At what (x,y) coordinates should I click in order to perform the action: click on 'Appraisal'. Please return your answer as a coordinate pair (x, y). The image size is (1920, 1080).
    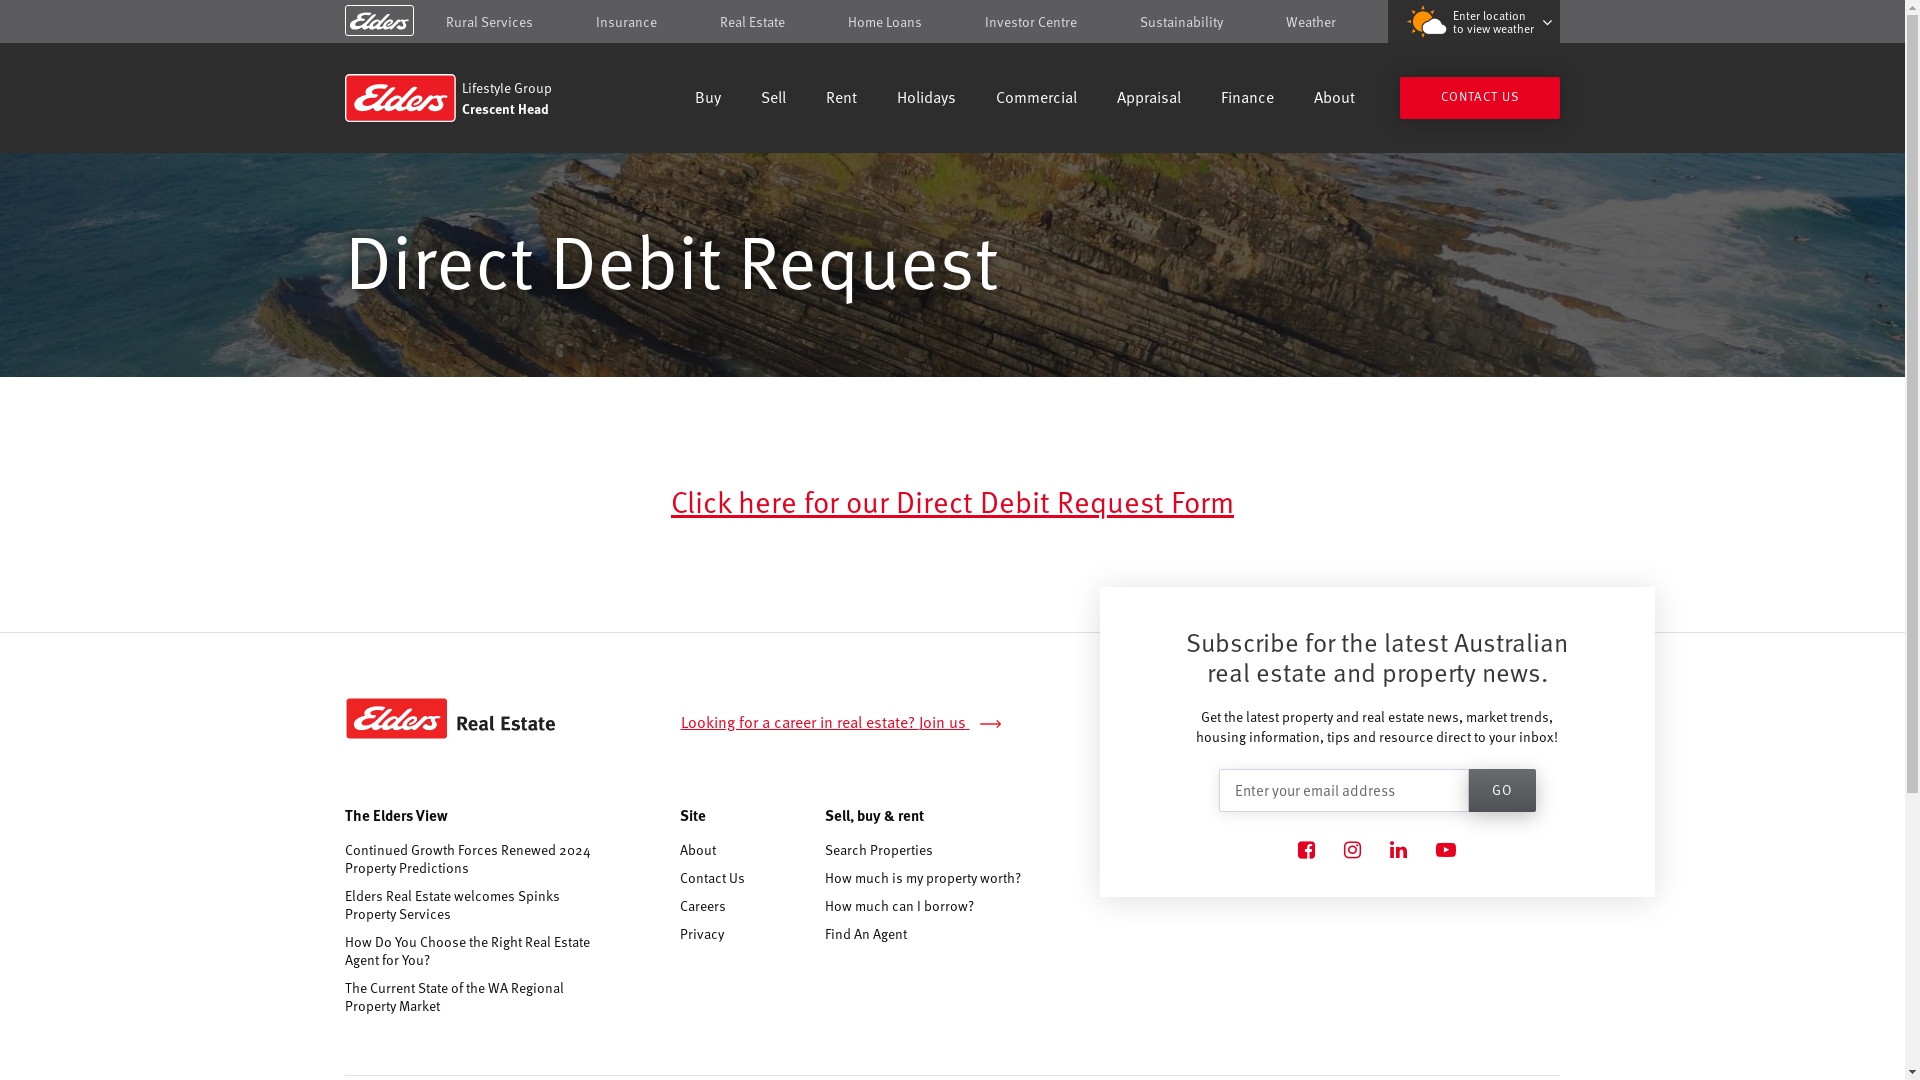
    Looking at the image, I should click on (1148, 99).